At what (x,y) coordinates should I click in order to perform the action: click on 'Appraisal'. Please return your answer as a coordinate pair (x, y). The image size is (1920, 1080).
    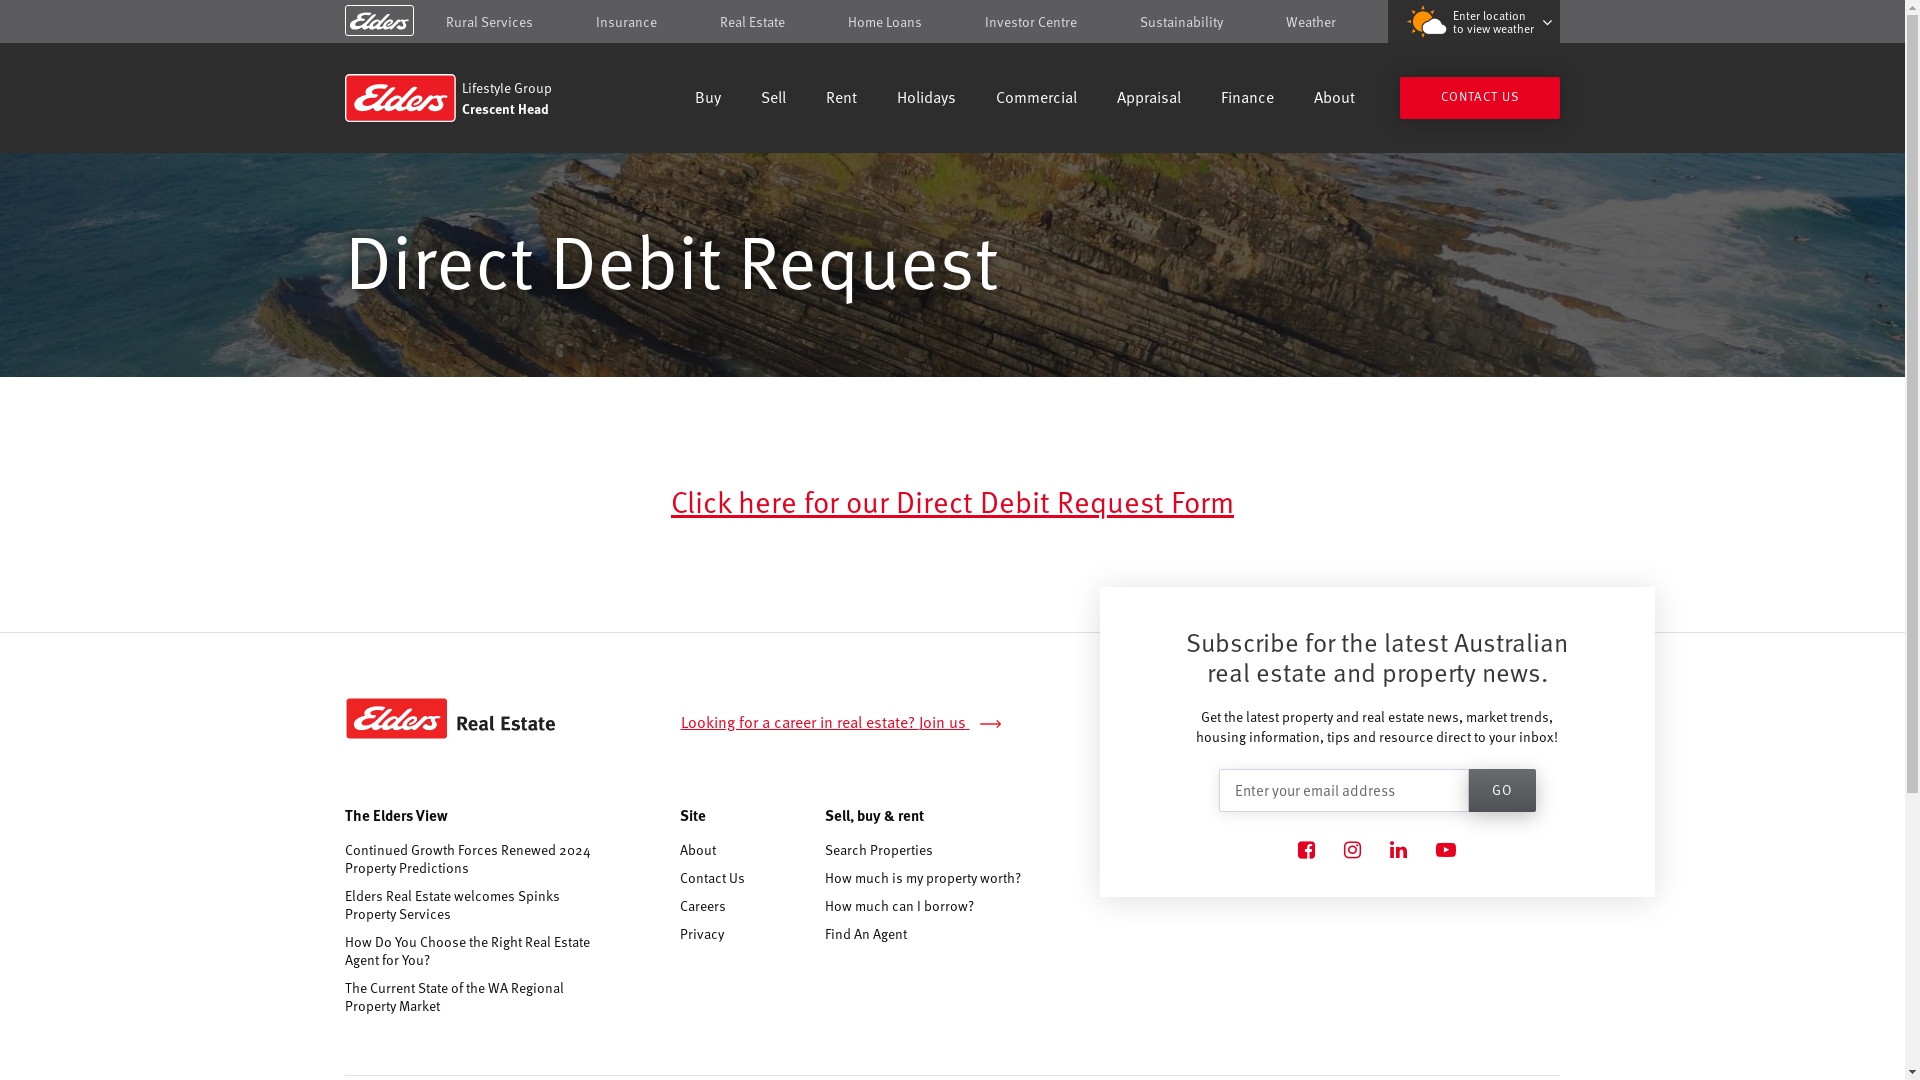
    Looking at the image, I should click on (1148, 99).